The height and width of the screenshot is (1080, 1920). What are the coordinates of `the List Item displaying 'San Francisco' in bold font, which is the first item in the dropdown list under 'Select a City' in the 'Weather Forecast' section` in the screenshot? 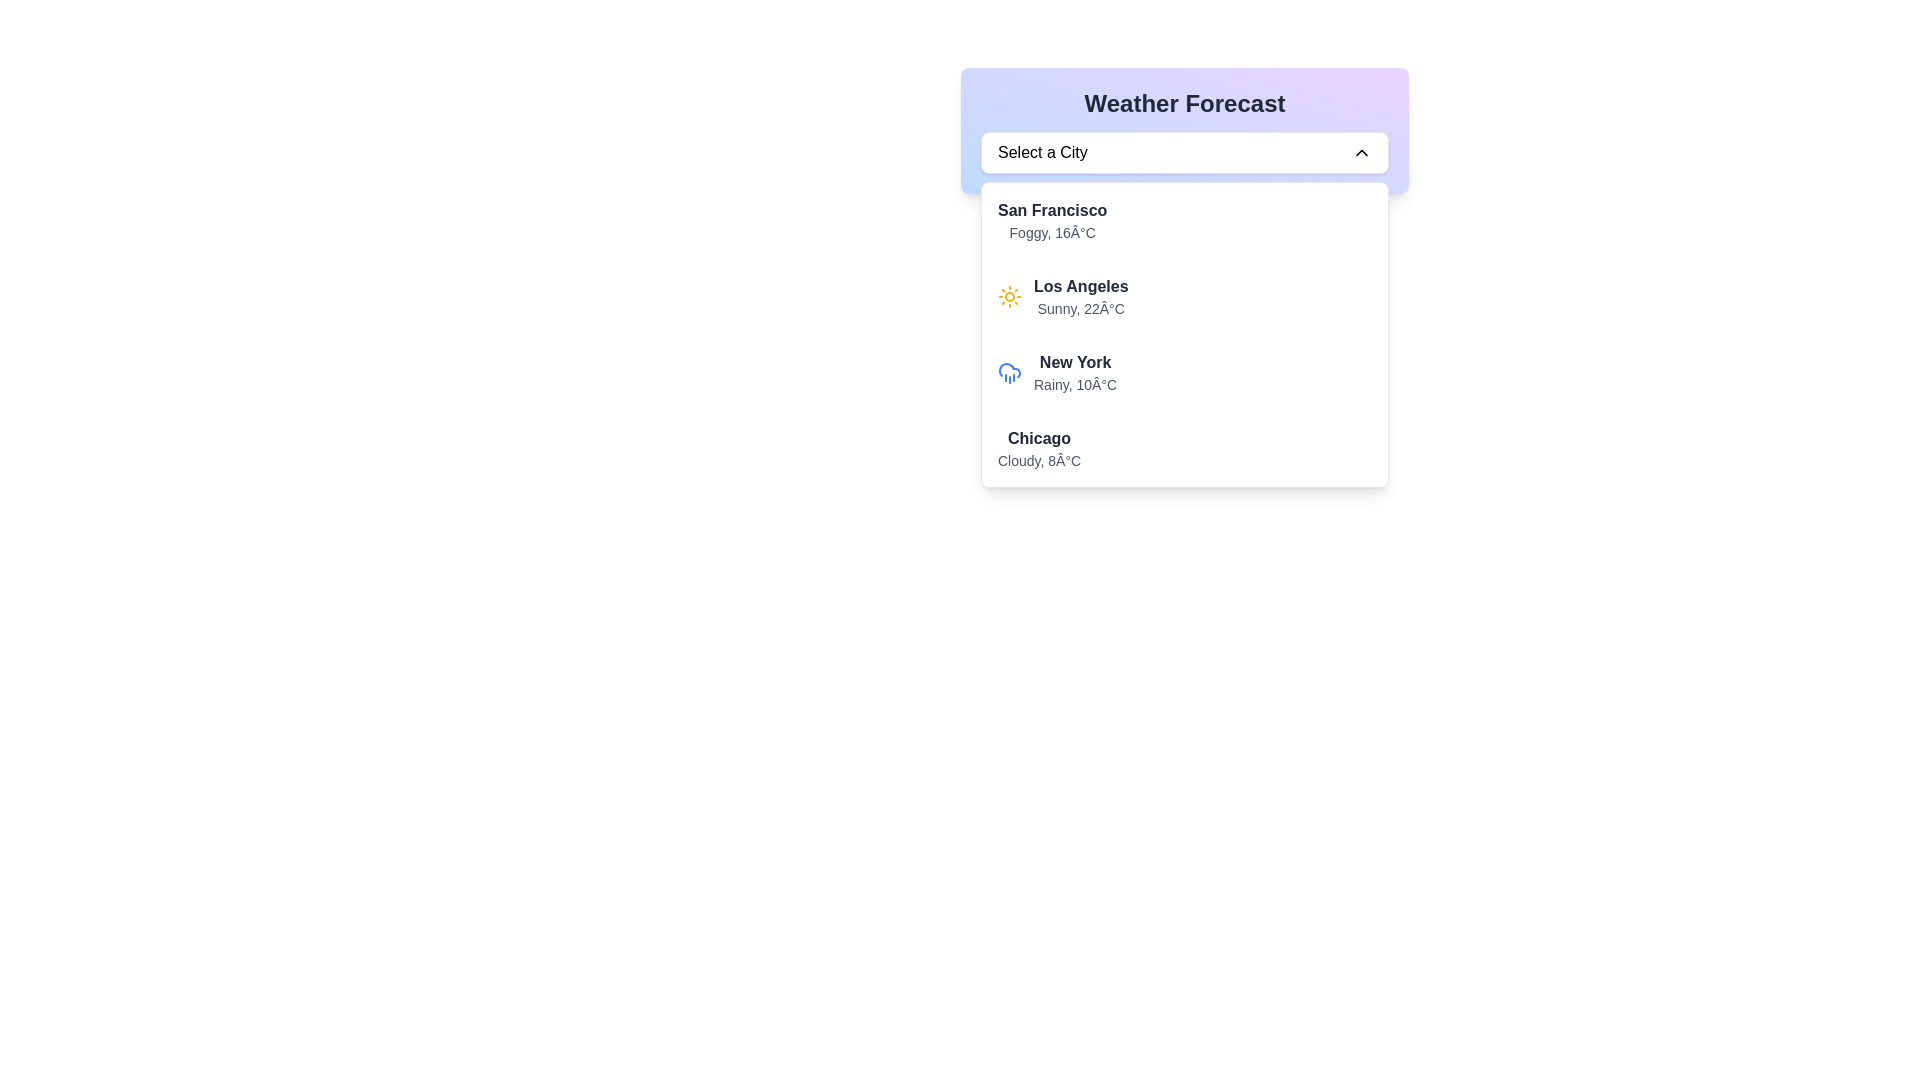 It's located at (1185, 220).